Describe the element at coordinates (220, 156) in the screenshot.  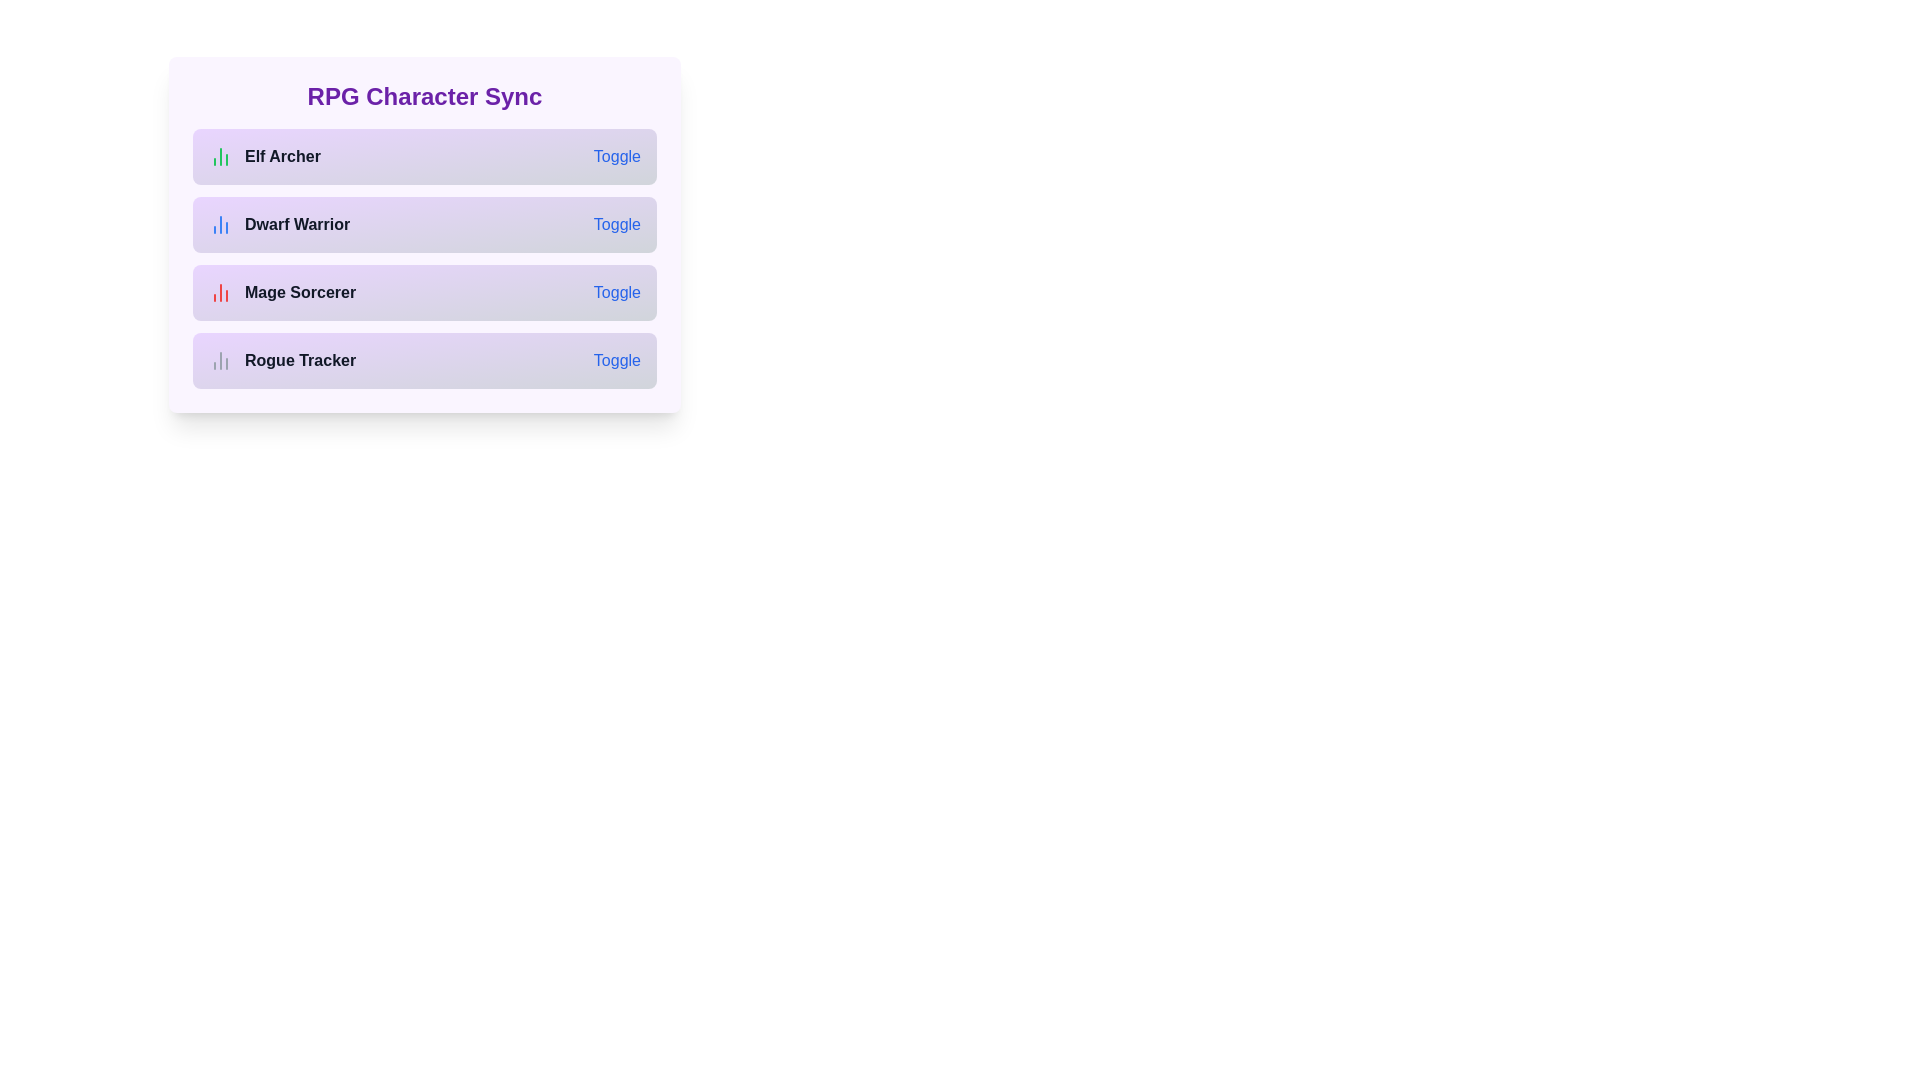
I see `the vertical bar chart icon located next to the 'Elf Archer' text in the 'RPG Character Sync' section` at that location.